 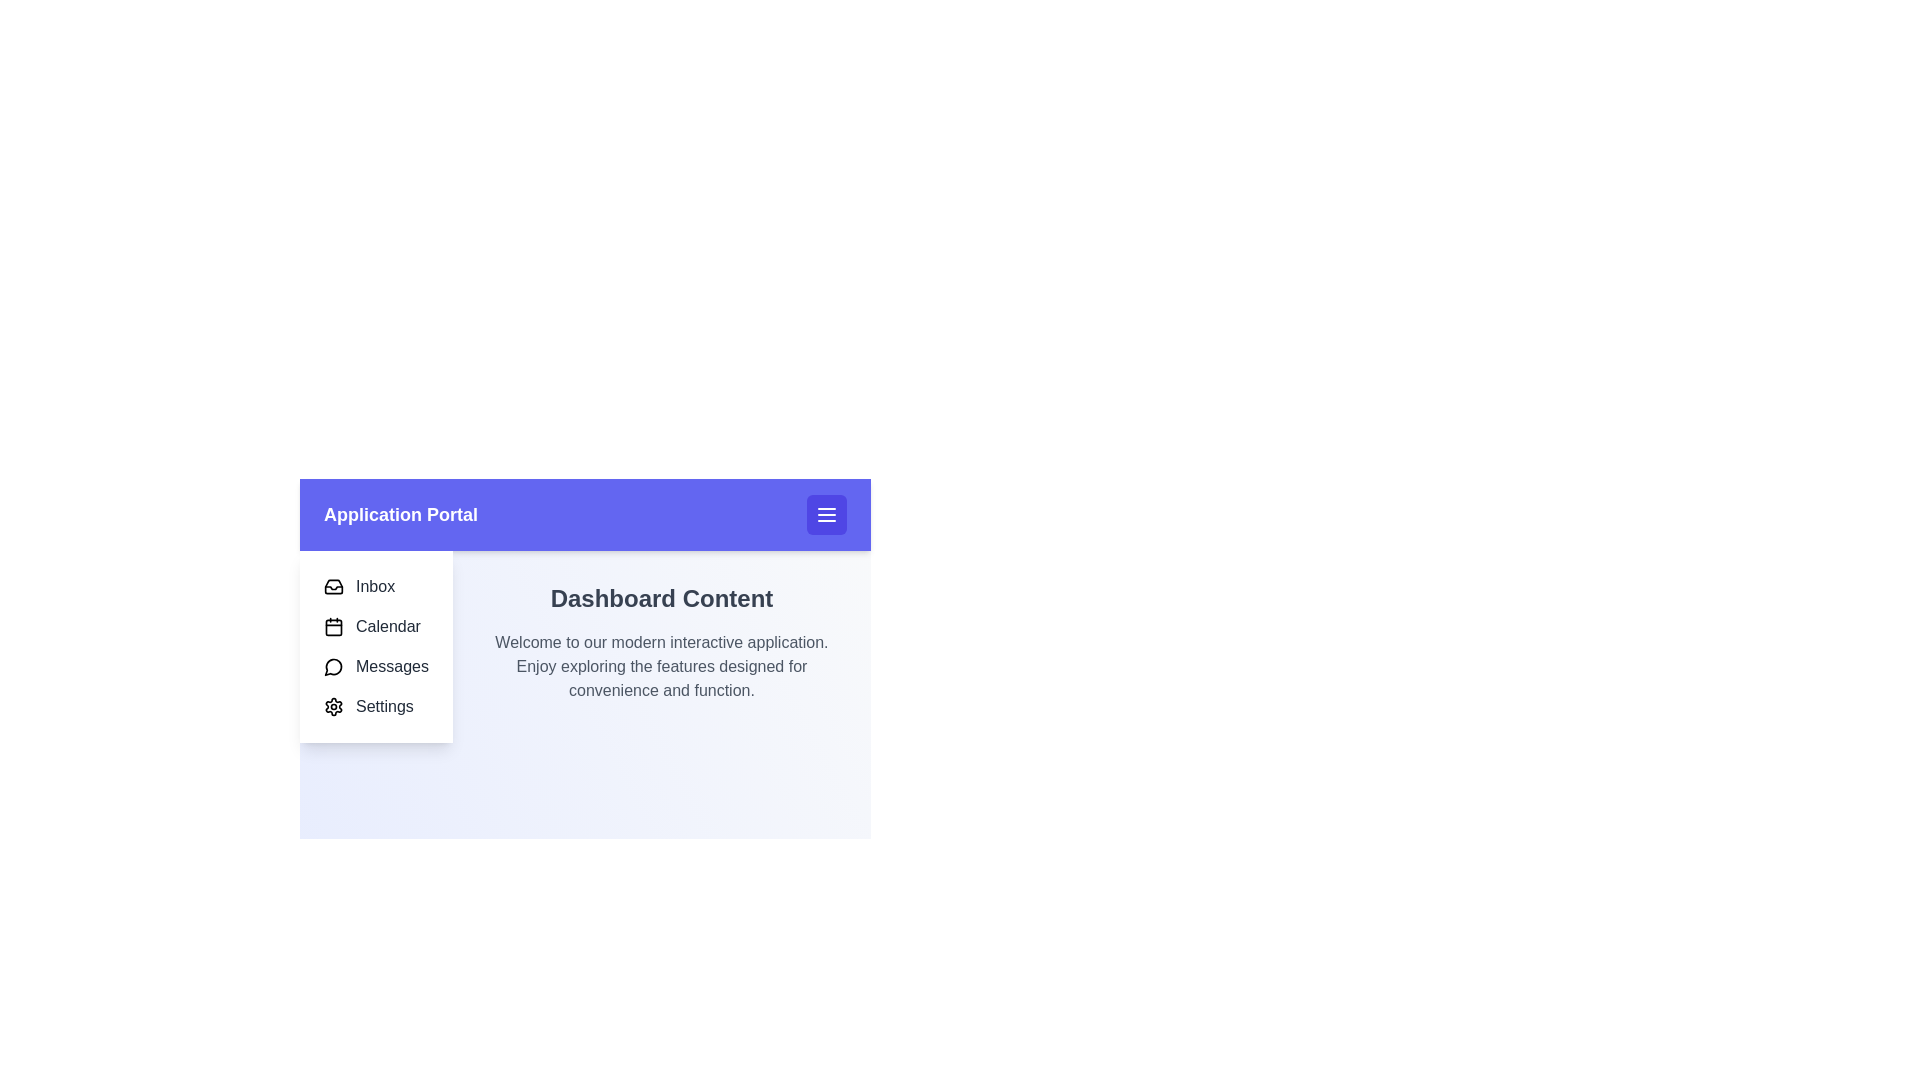 I want to click on the circular speech bubble icon located next to the 'Messages' text in the vertical menu, so click(x=334, y=667).